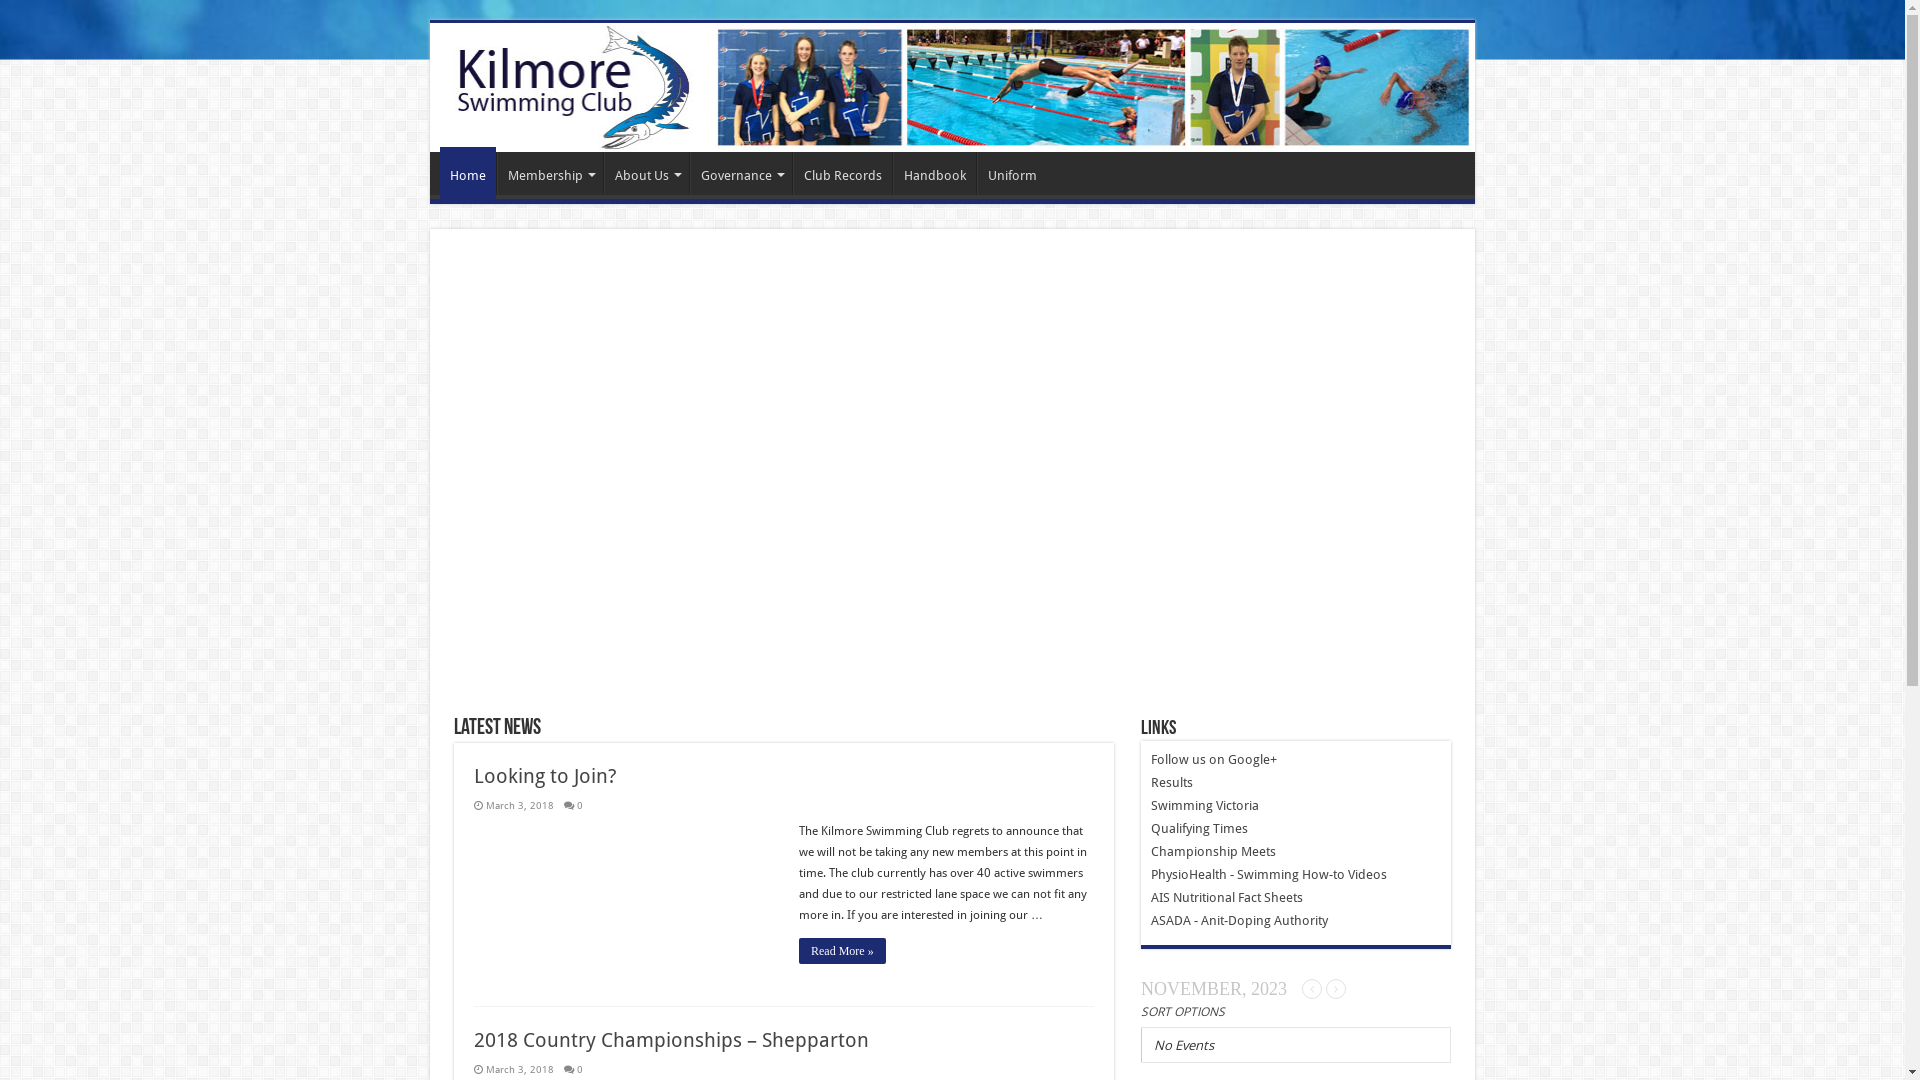 This screenshot has height=1080, width=1920. Describe the element at coordinates (1012, 172) in the screenshot. I see `'Uniform'` at that location.